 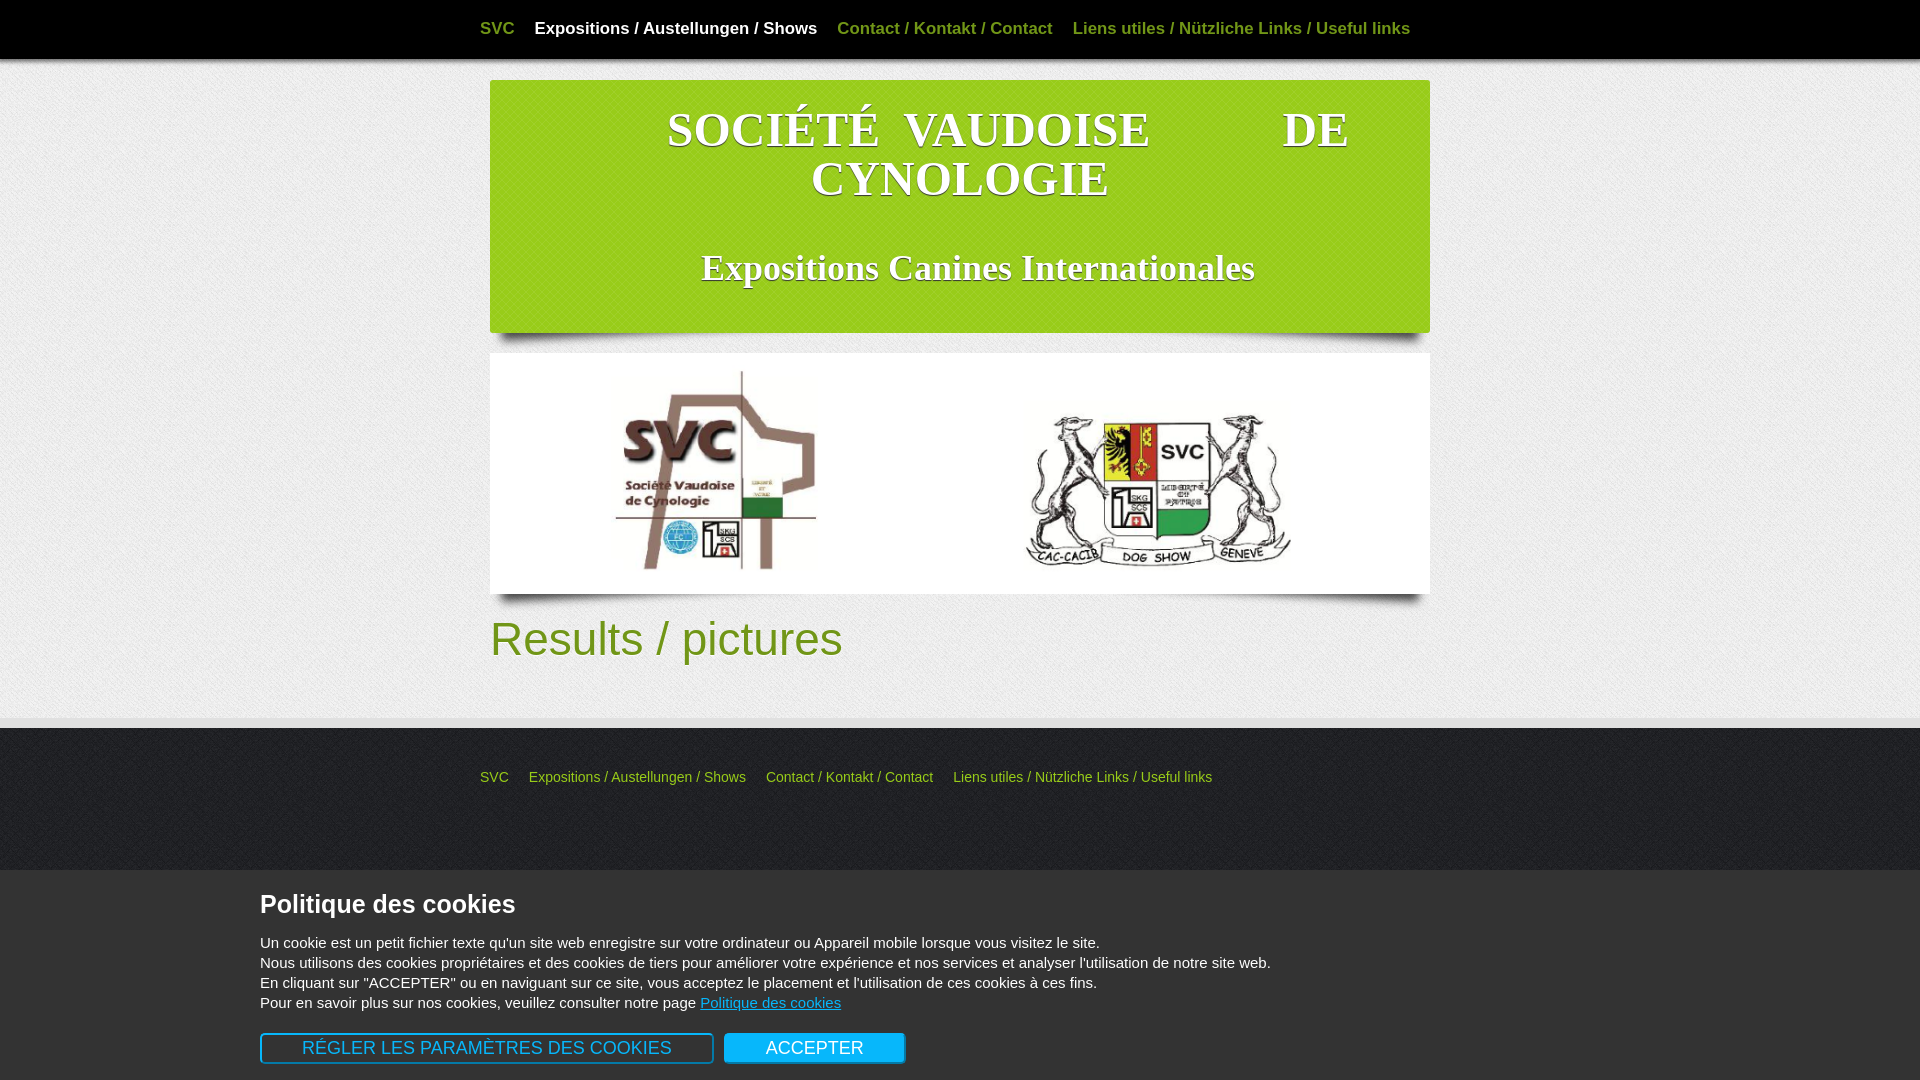 I want to click on 'ACCEPTER', so click(x=815, y=1047).